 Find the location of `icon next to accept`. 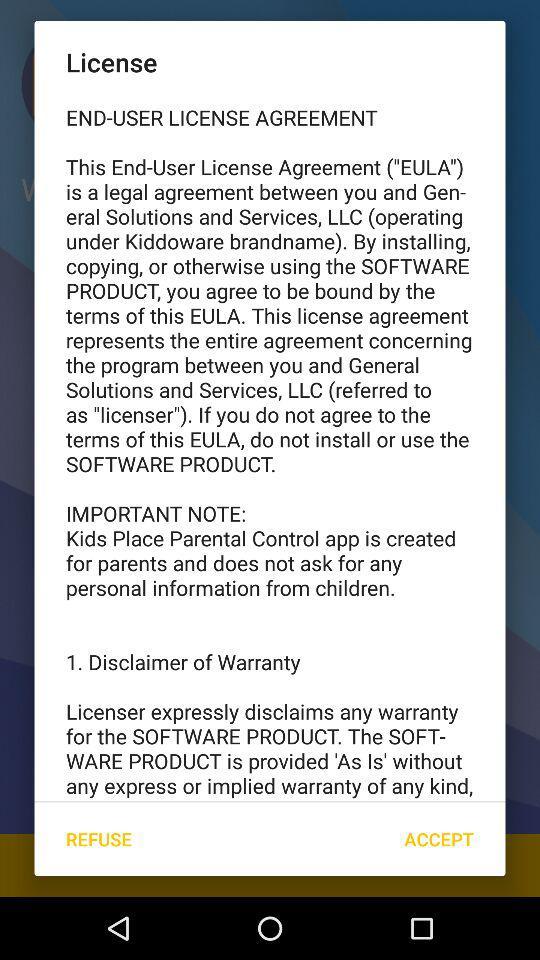

icon next to accept is located at coordinates (97, 839).